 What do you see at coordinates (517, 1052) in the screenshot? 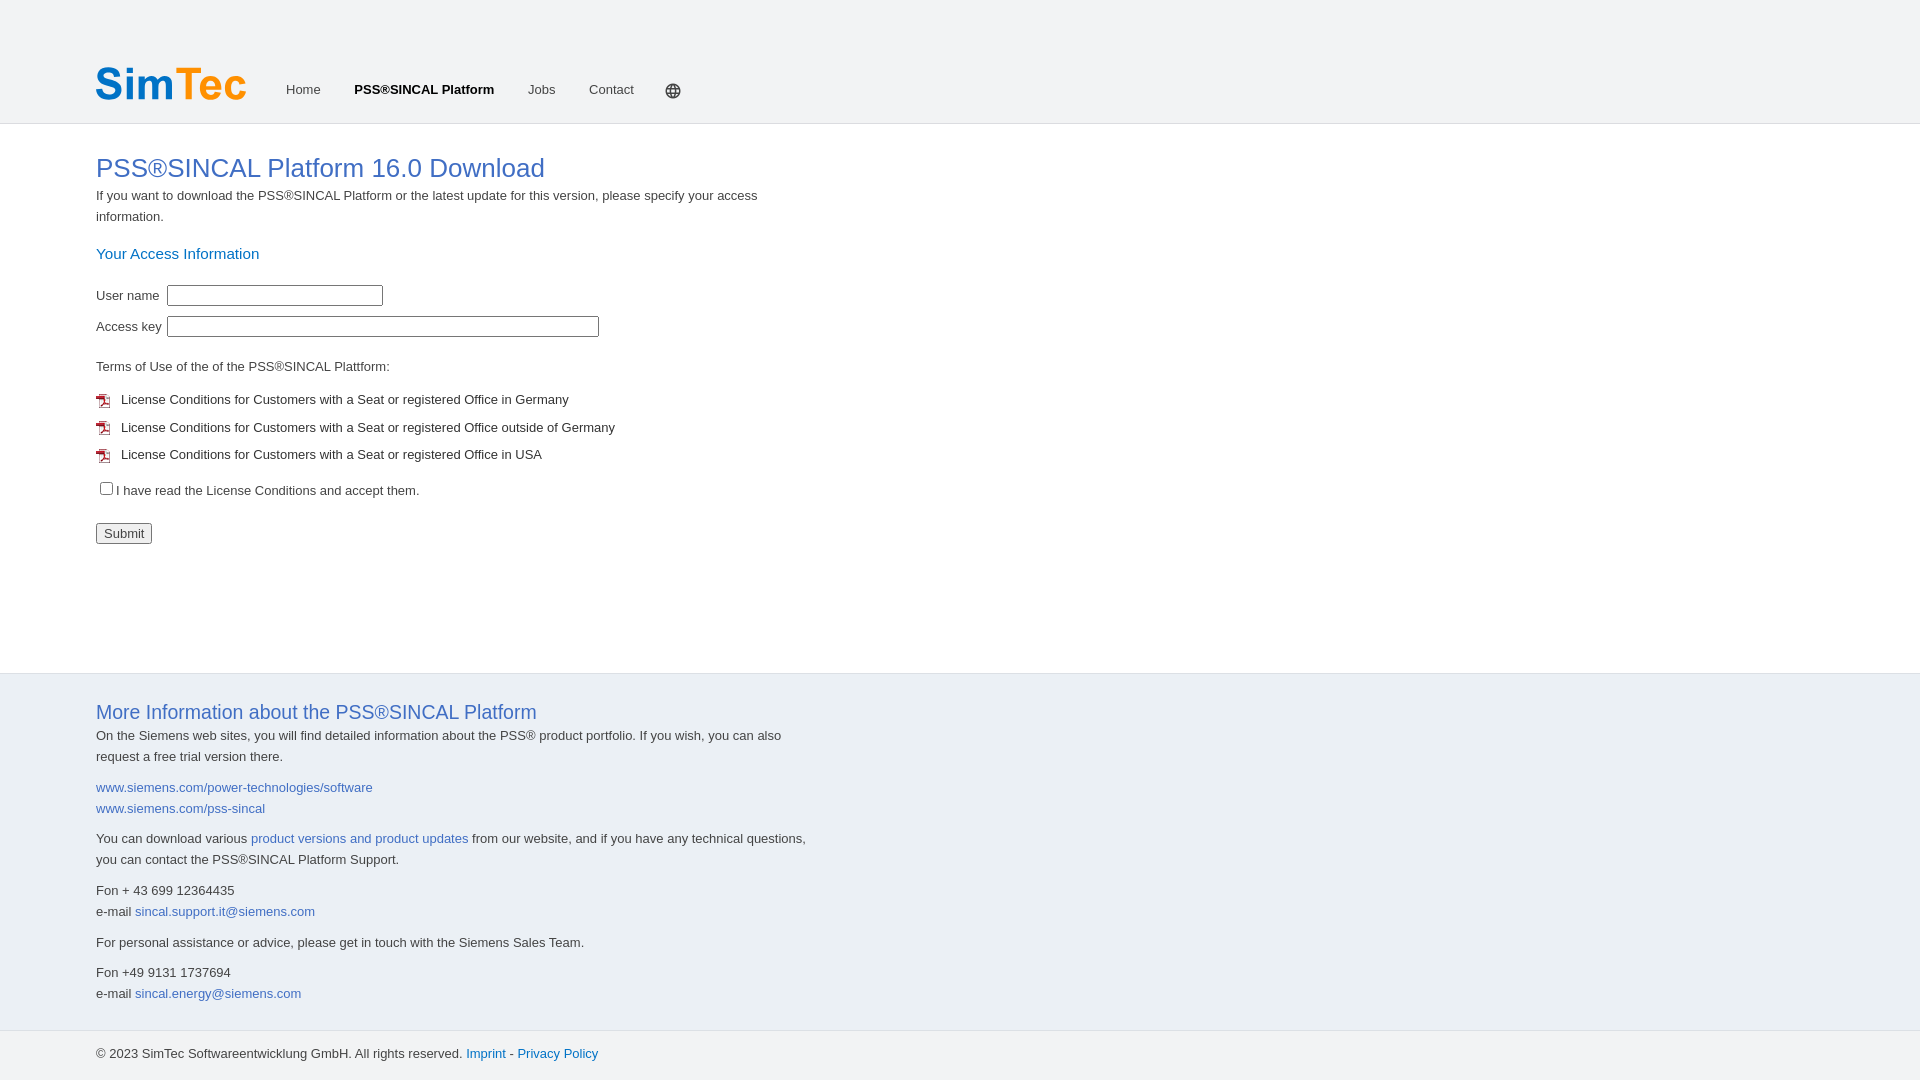
I see `'Privacy Policy'` at bounding box center [517, 1052].